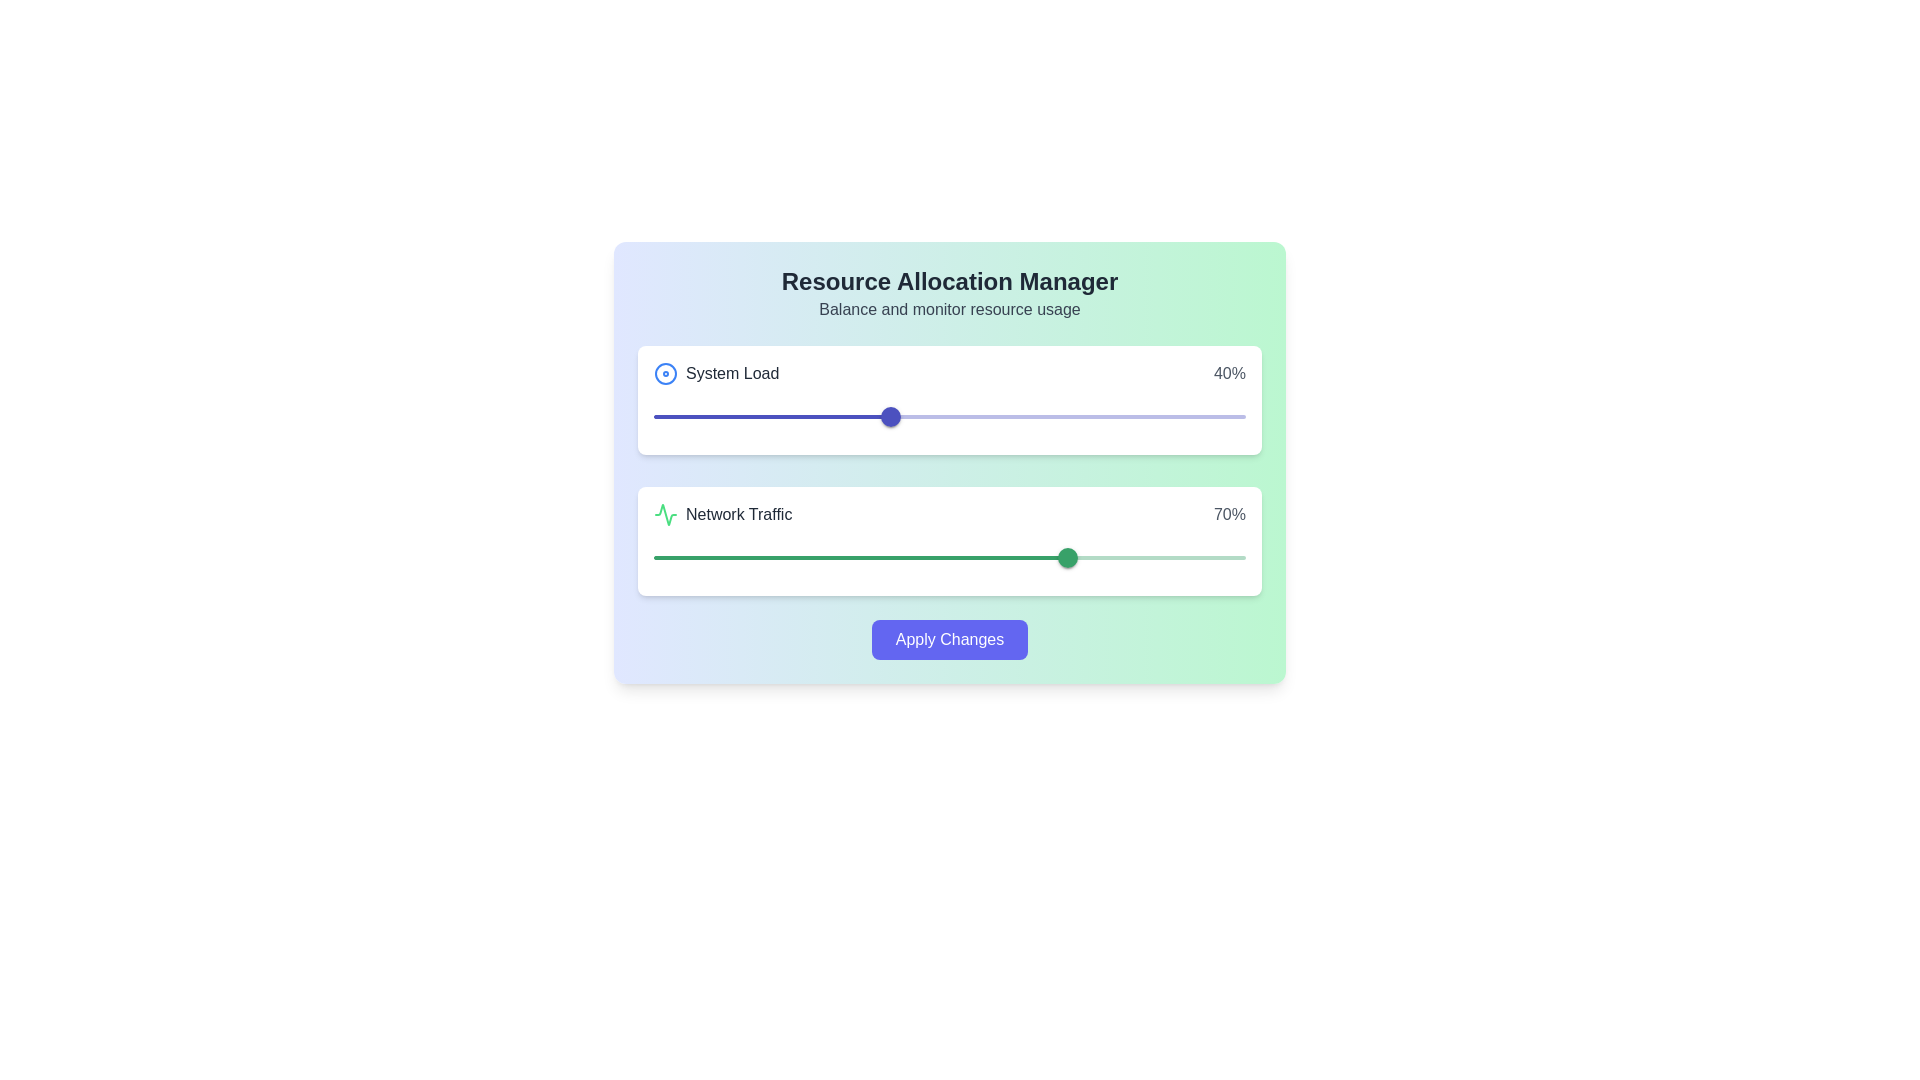 Image resolution: width=1920 pixels, height=1080 pixels. What do you see at coordinates (666, 514) in the screenshot?
I see `the compact graphical icon styled with green lines on a transparent background, which features a waveform motif and is located to the left of the 'Network Traffic' text` at bounding box center [666, 514].